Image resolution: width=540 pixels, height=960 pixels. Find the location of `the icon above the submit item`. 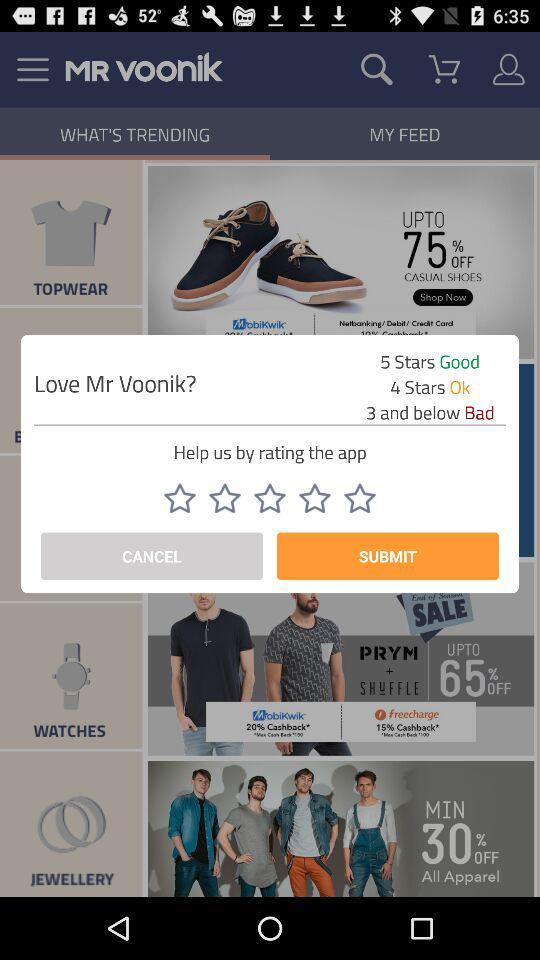

the icon above the submit item is located at coordinates (314, 497).